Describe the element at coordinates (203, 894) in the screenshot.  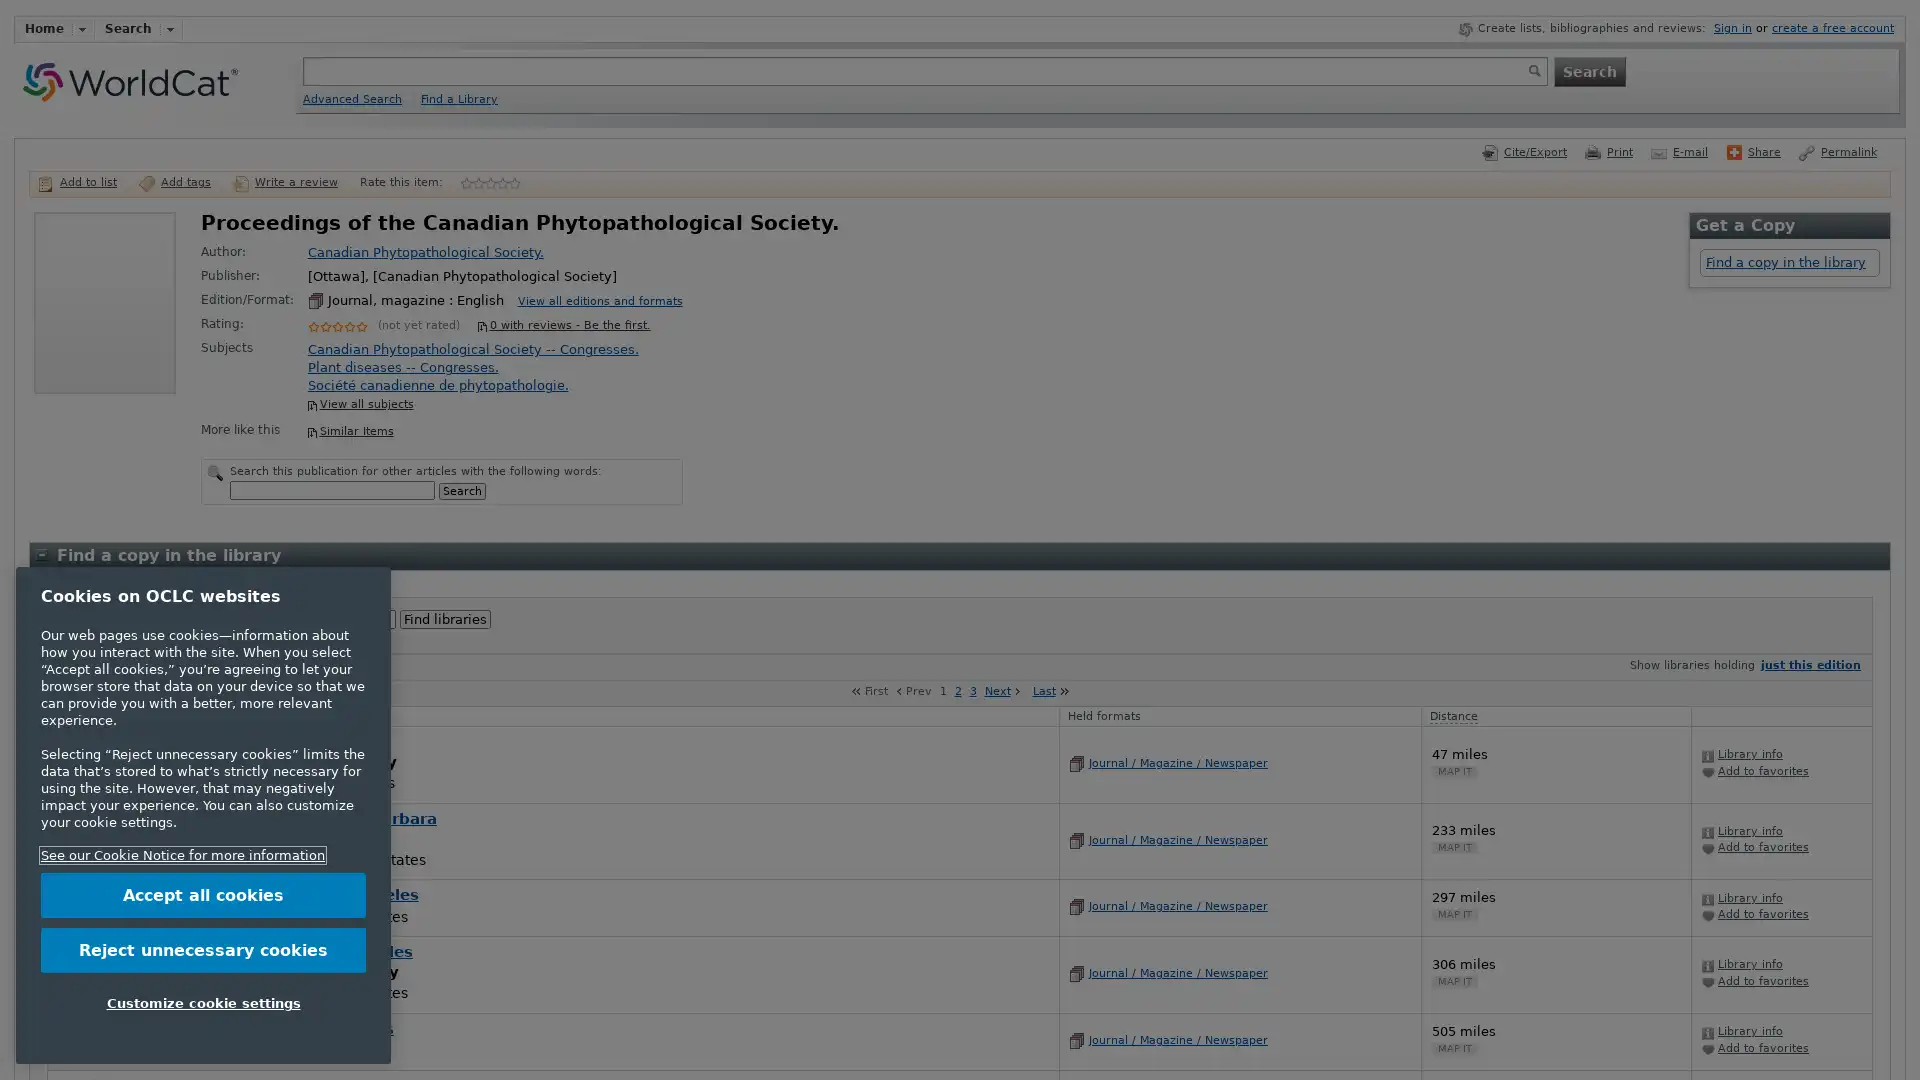
I see `Accept all cookies` at that location.